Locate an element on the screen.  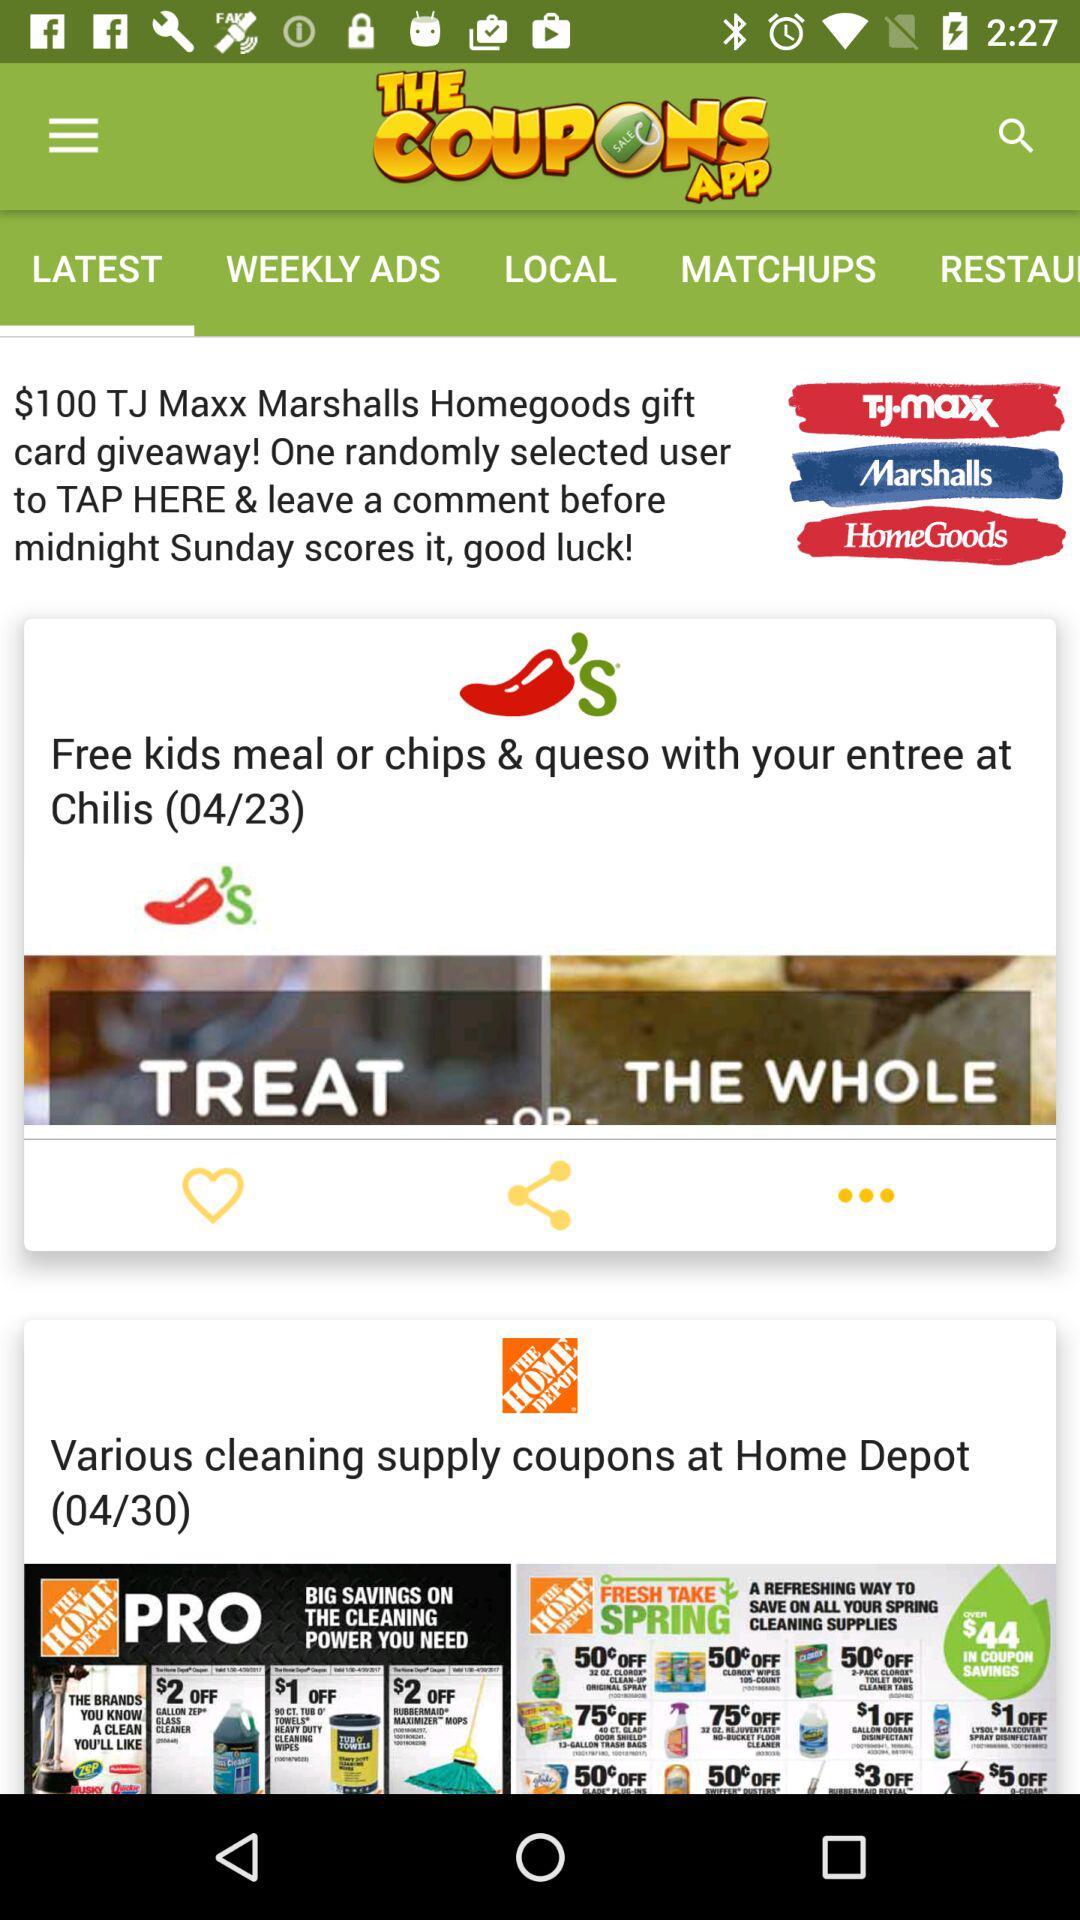
more options is located at coordinates (865, 1195).